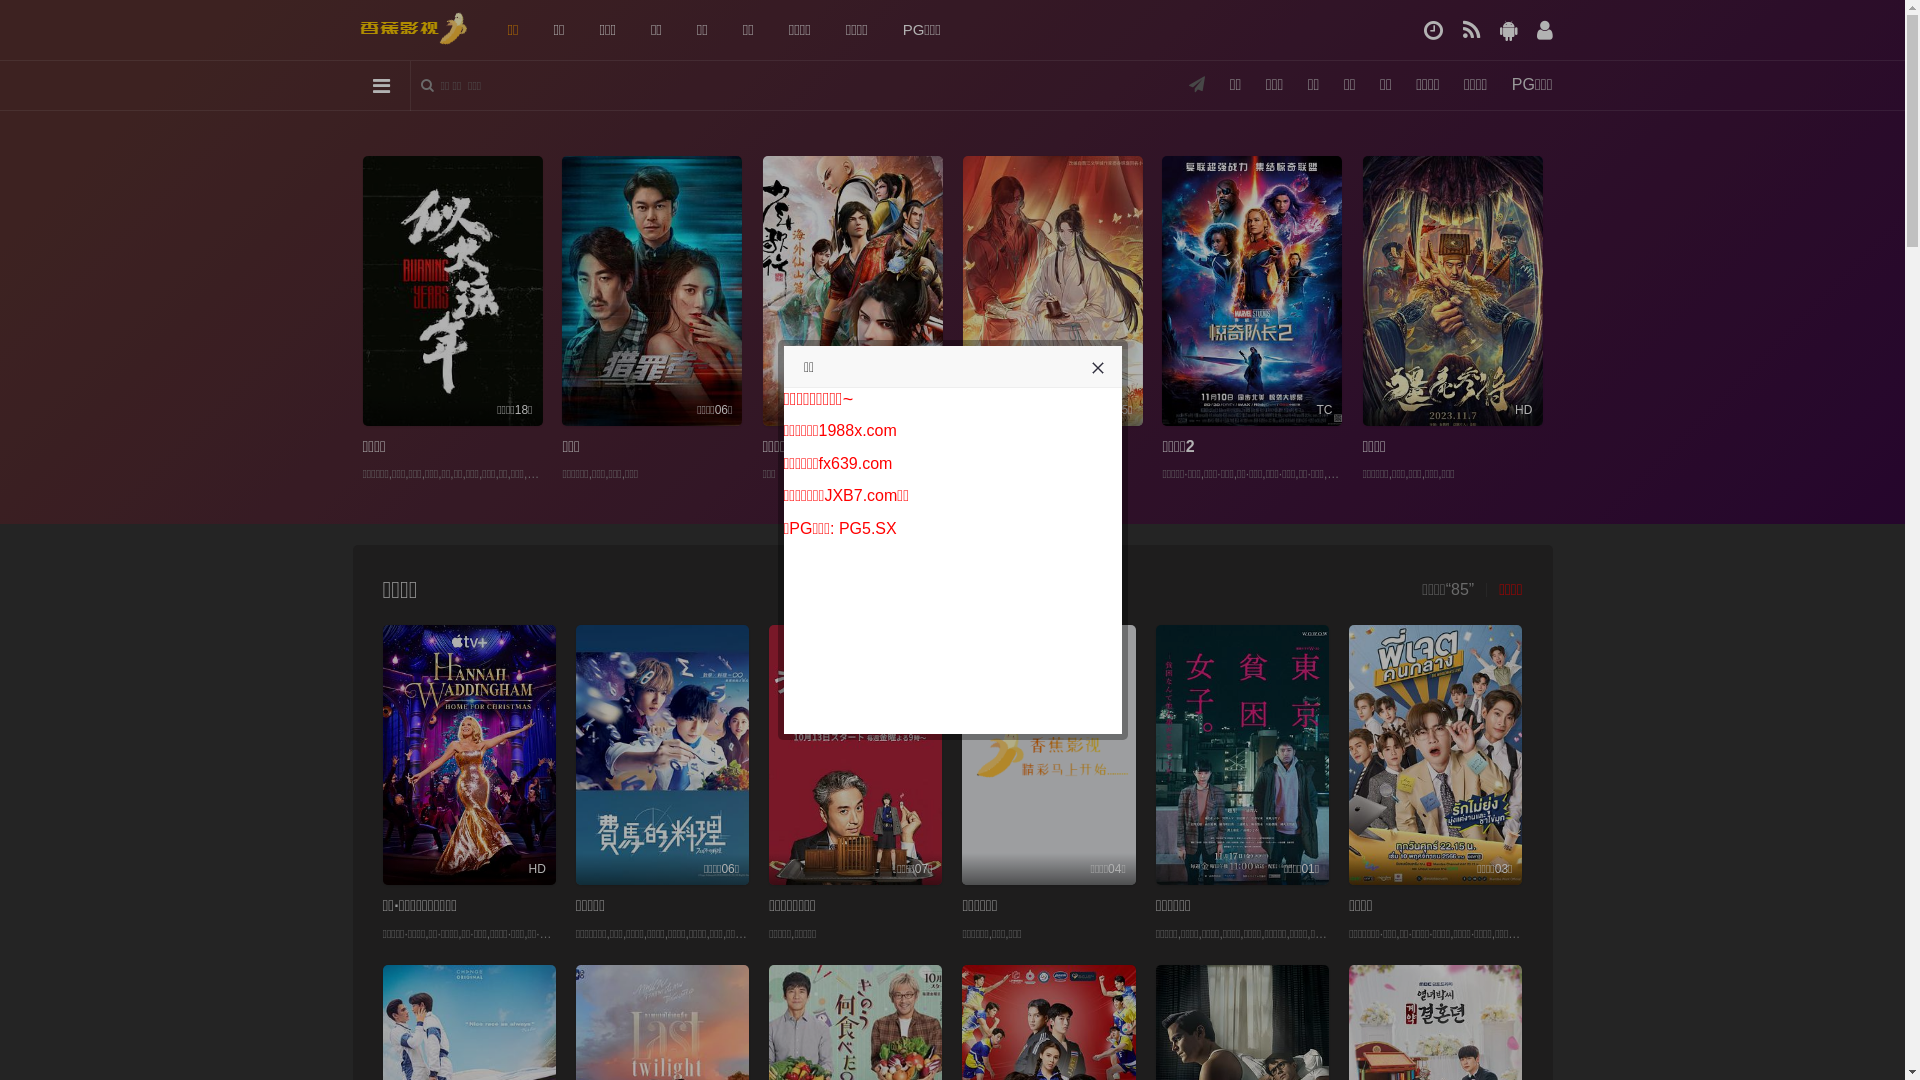 The width and height of the screenshot is (1920, 1080). Describe the element at coordinates (467, 755) in the screenshot. I see `'HD'` at that location.